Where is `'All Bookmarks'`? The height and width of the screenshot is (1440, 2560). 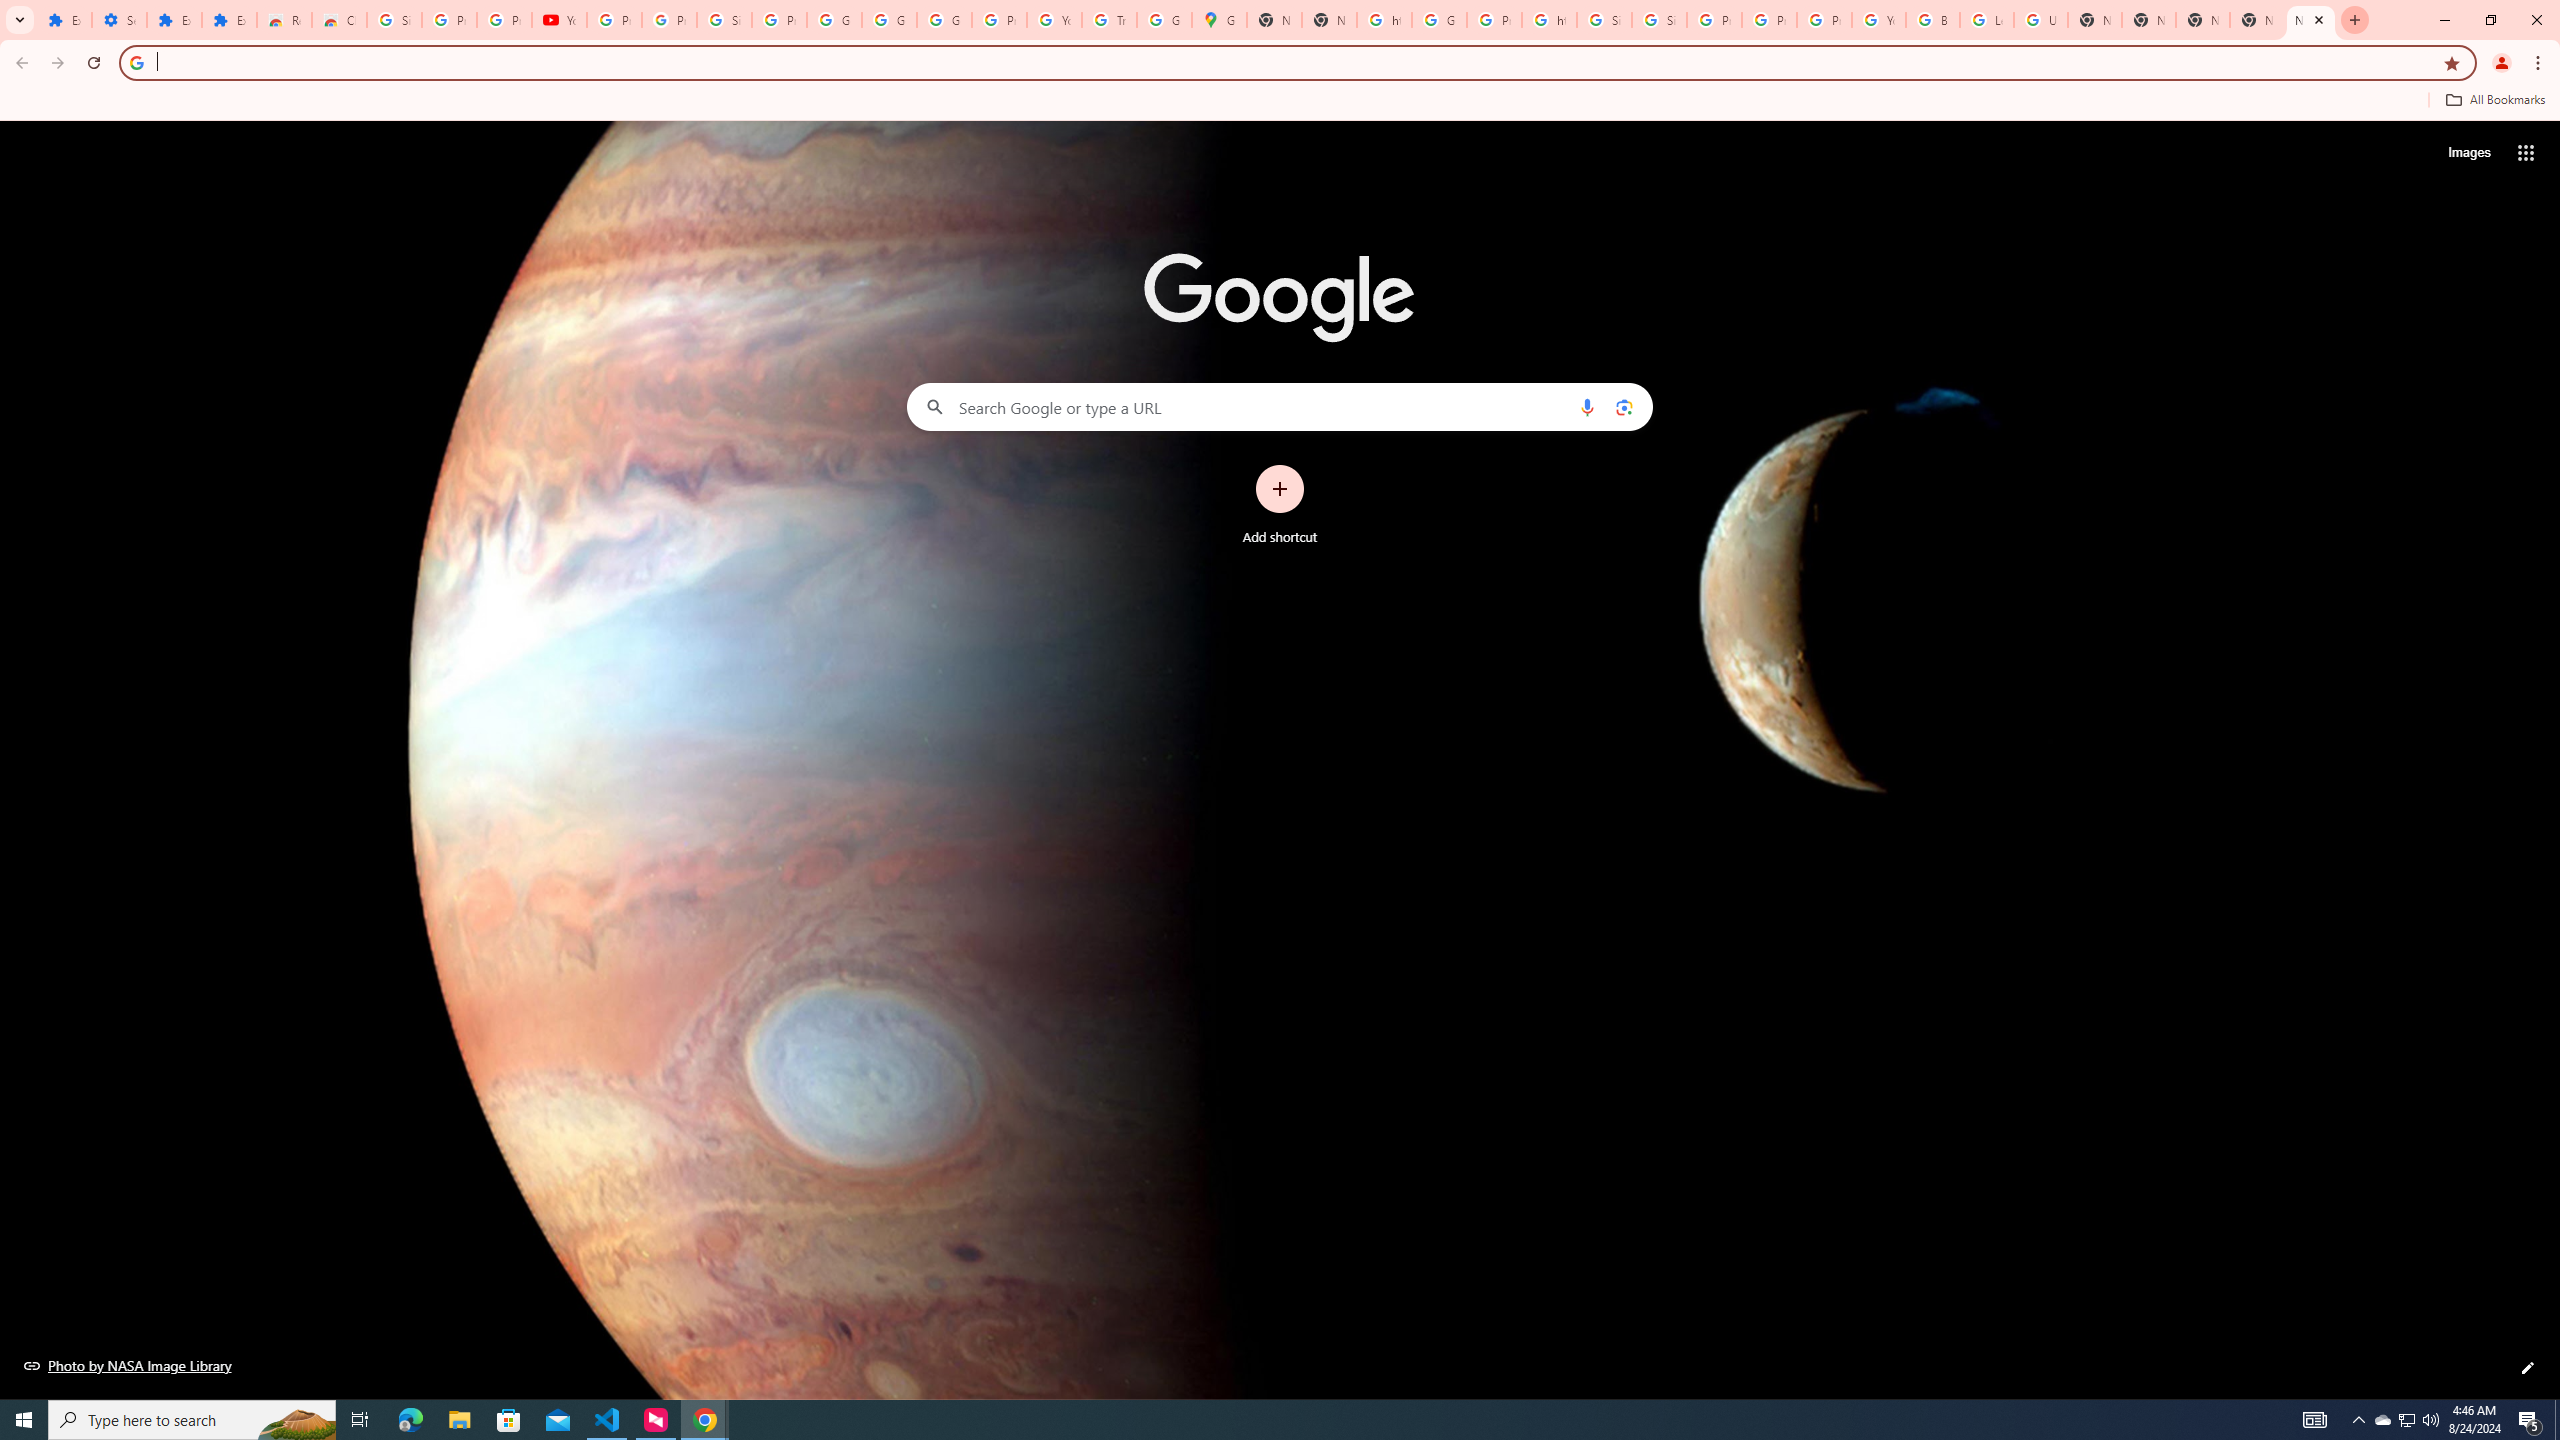
'All Bookmarks' is located at coordinates (2494, 99).